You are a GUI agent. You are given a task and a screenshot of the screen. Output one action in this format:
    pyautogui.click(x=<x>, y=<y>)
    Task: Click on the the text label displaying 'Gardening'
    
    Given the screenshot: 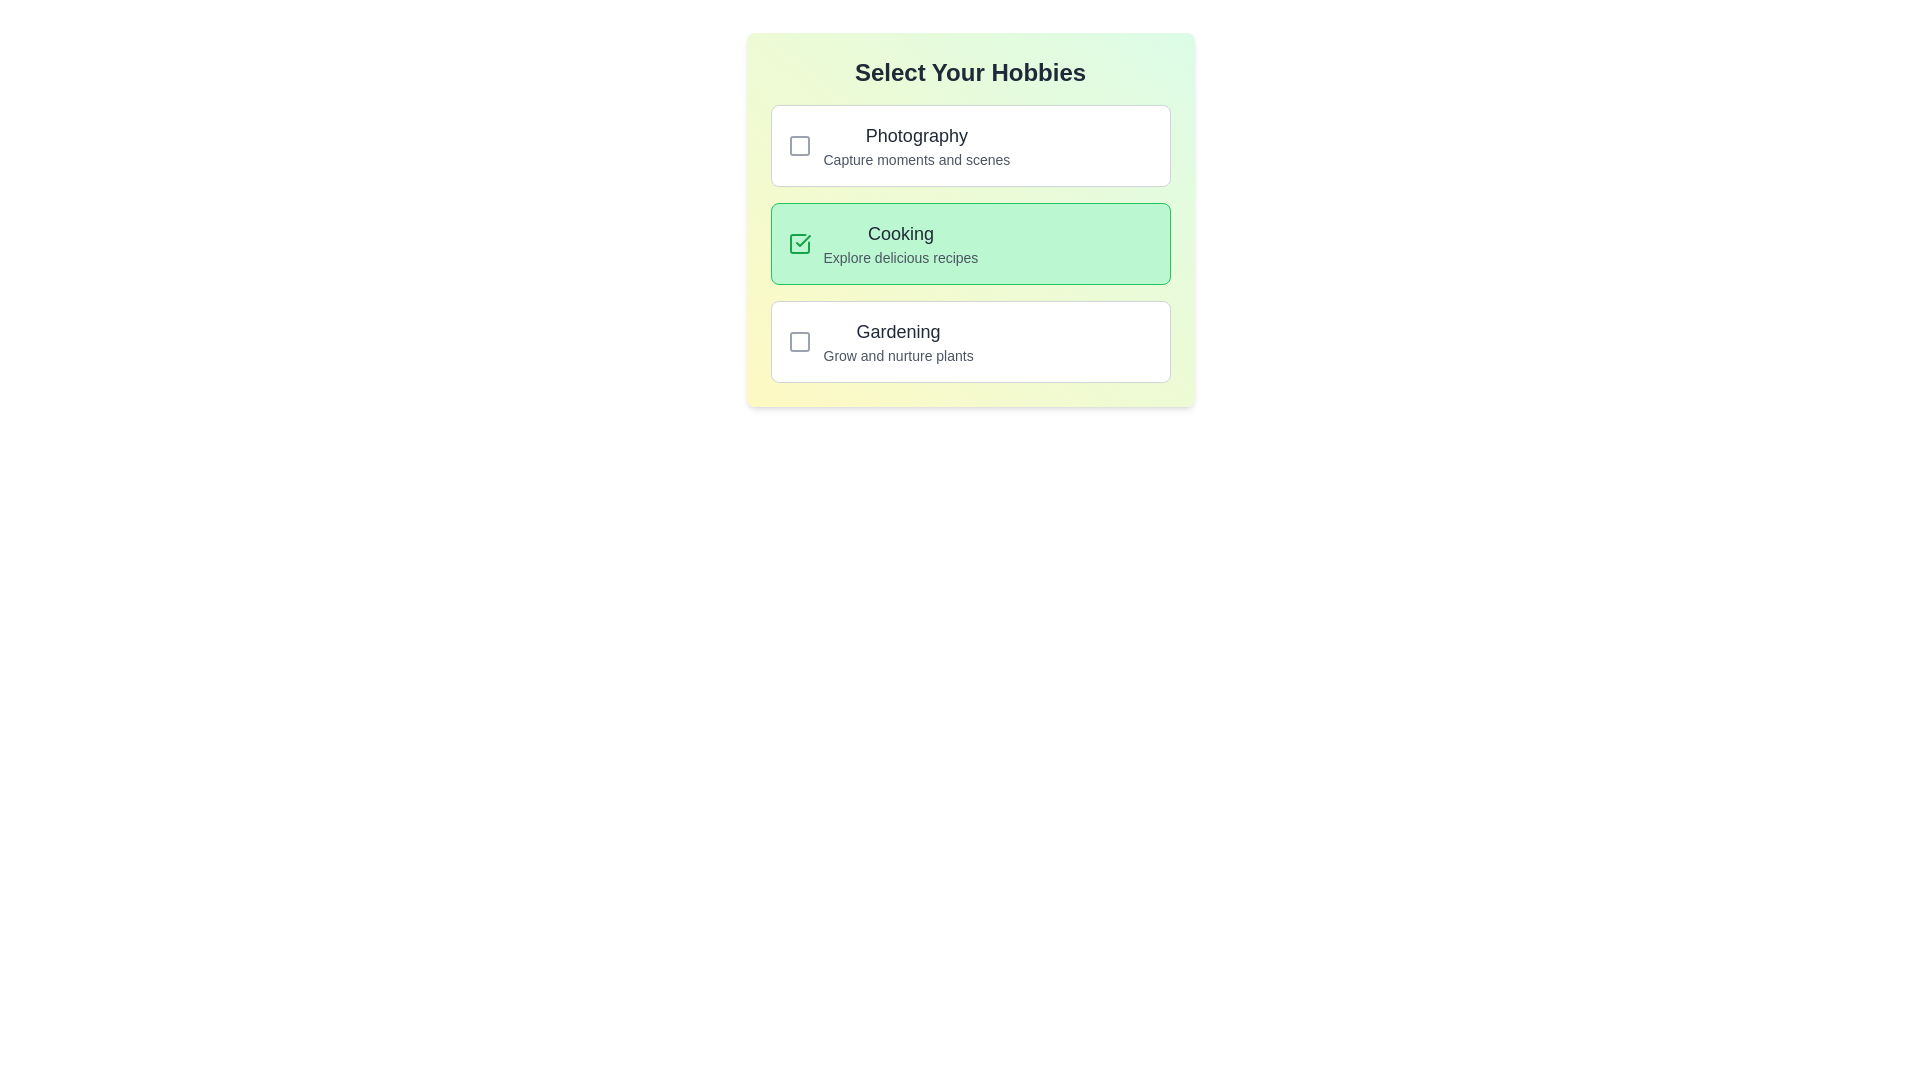 What is the action you would take?
    pyautogui.click(x=897, y=330)
    